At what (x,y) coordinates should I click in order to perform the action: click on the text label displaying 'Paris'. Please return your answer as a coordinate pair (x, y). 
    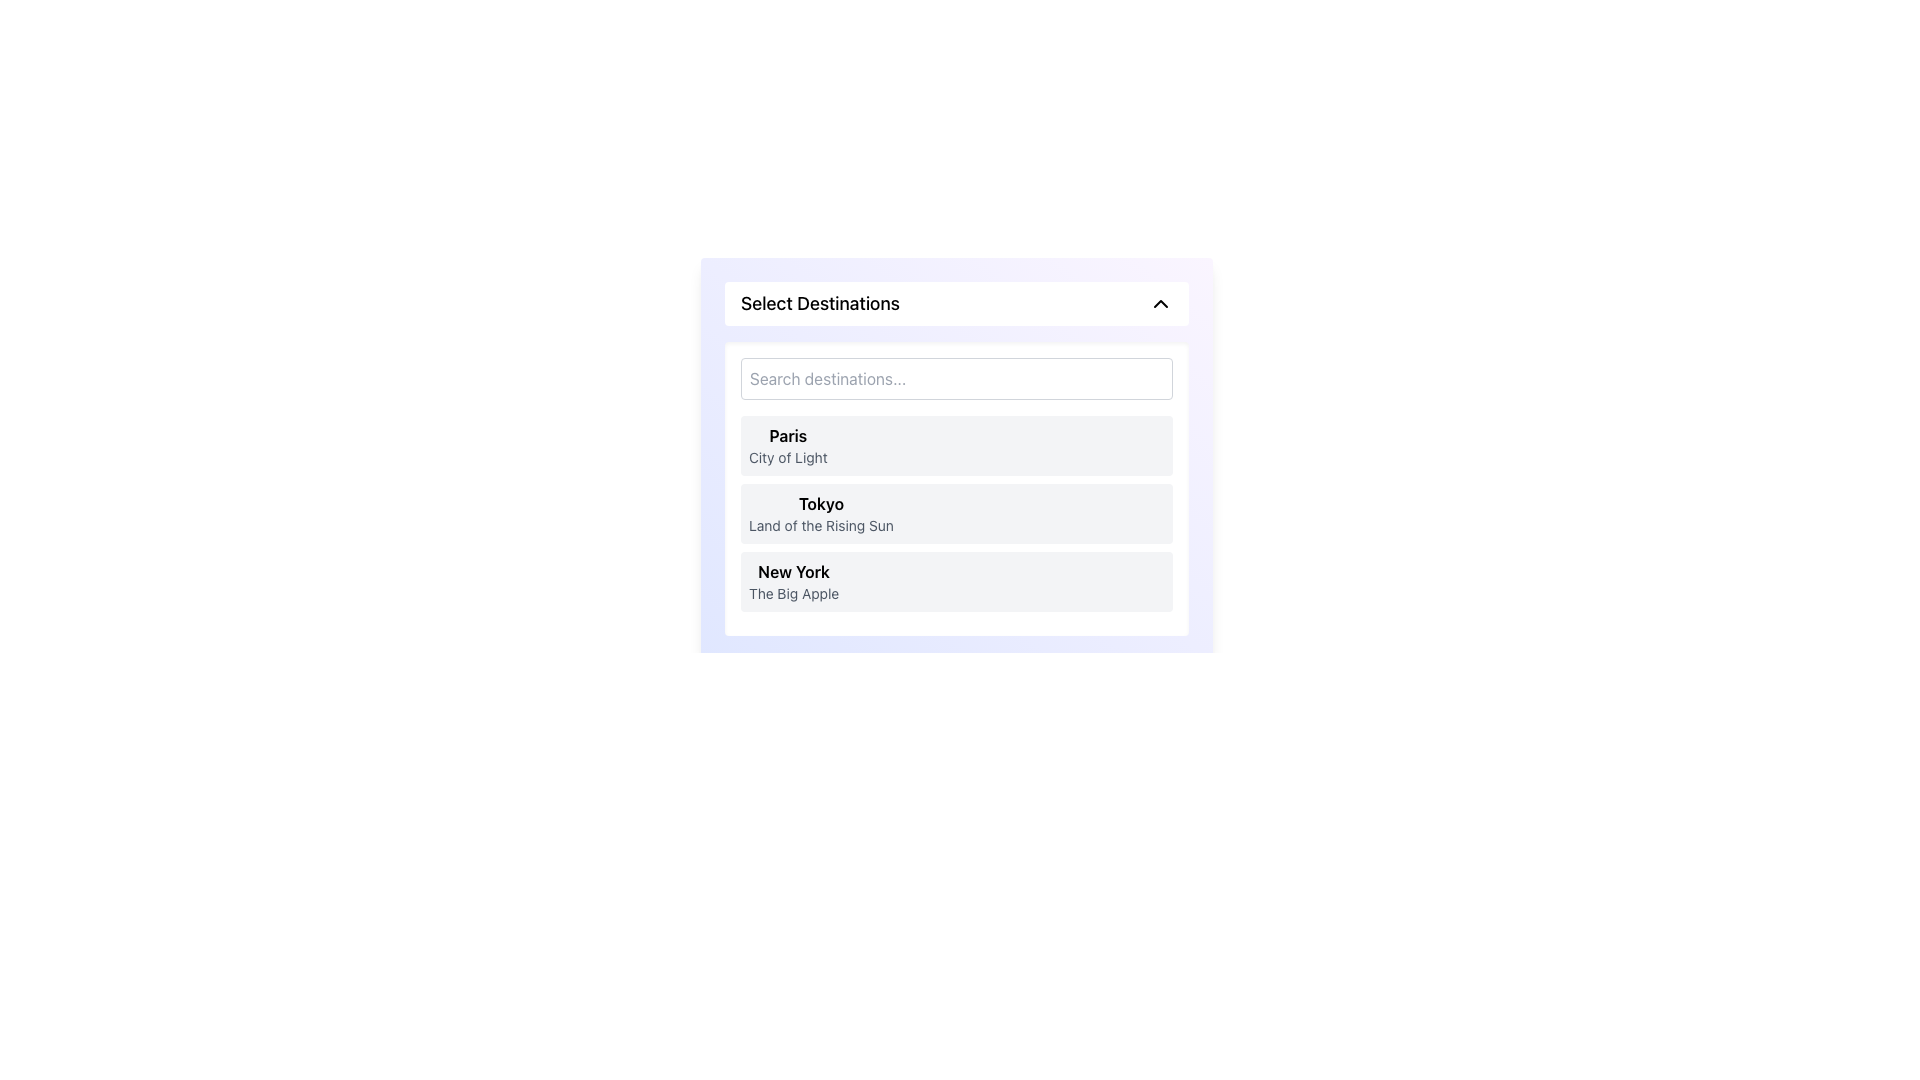
    Looking at the image, I should click on (787, 445).